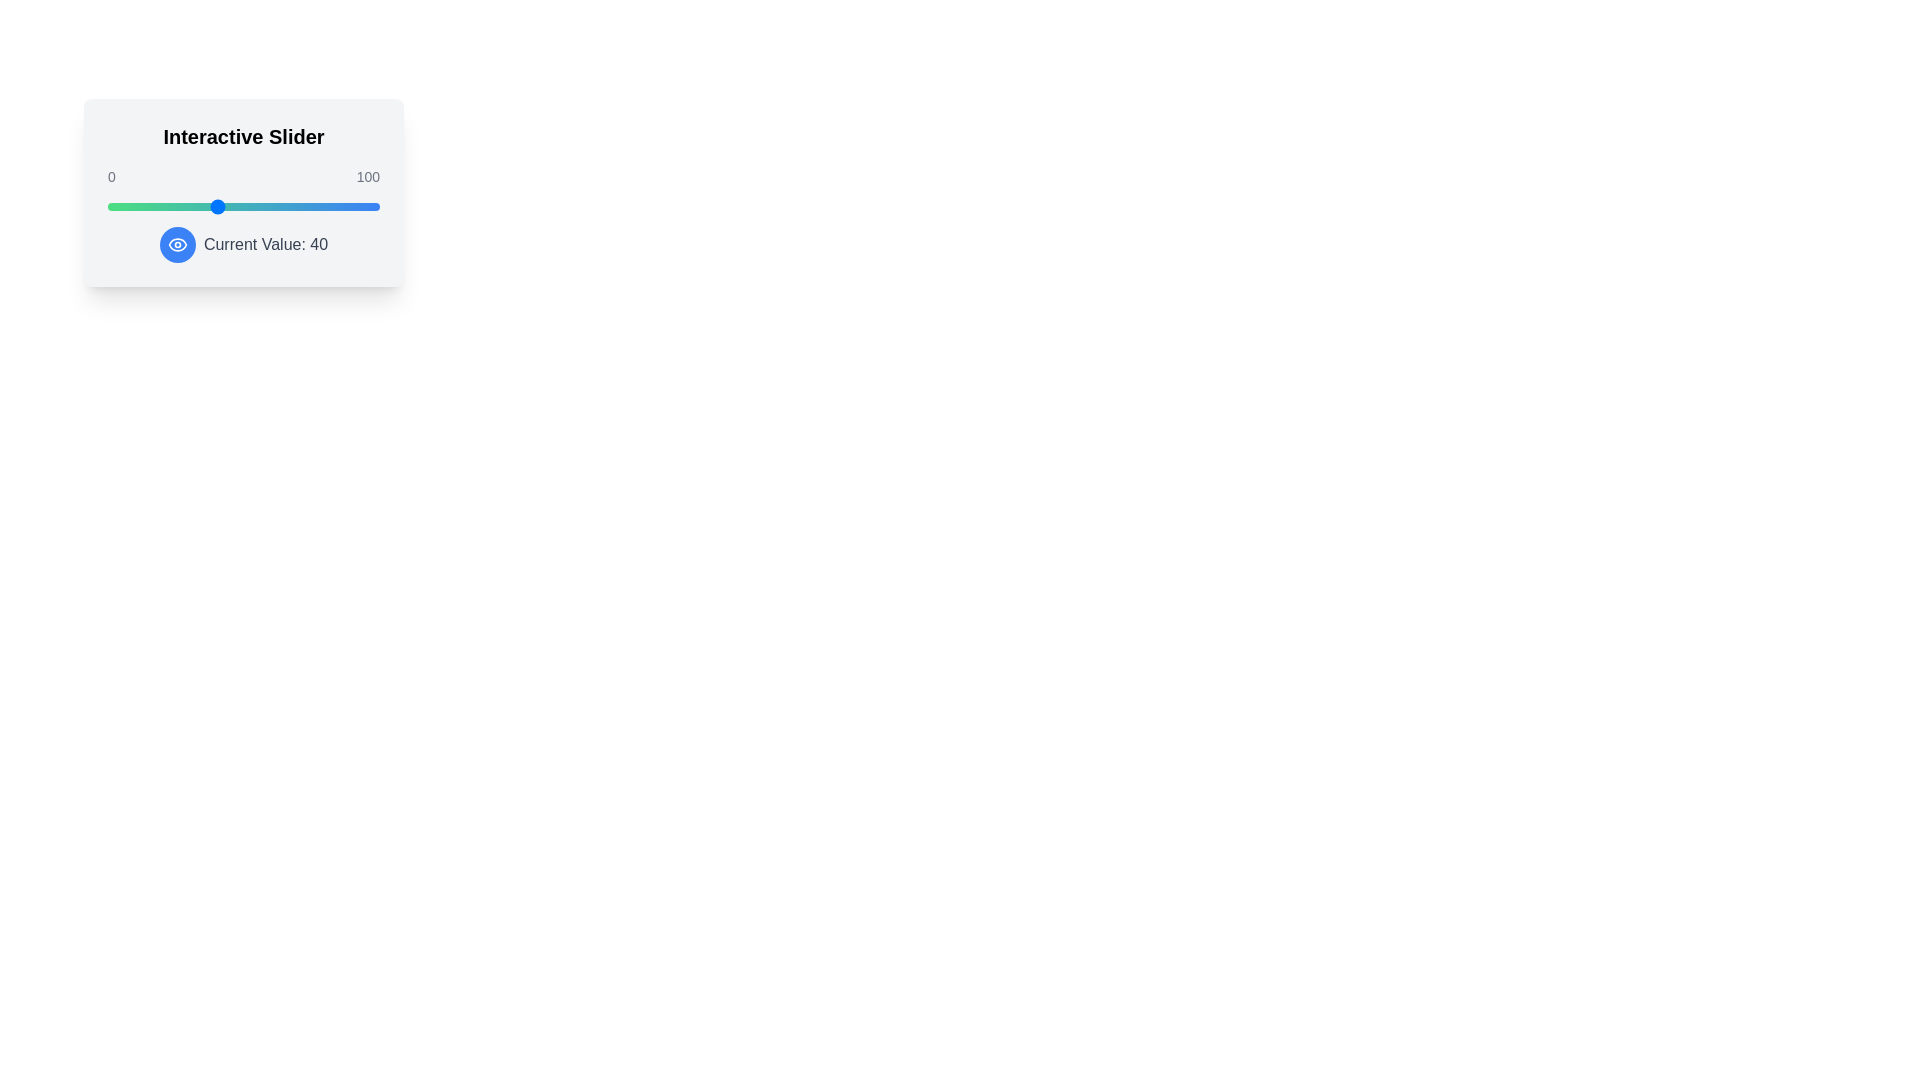 This screenshot has width=1920, height=1080. I want to click on the slider to set its value to 4, so click(117, 207).